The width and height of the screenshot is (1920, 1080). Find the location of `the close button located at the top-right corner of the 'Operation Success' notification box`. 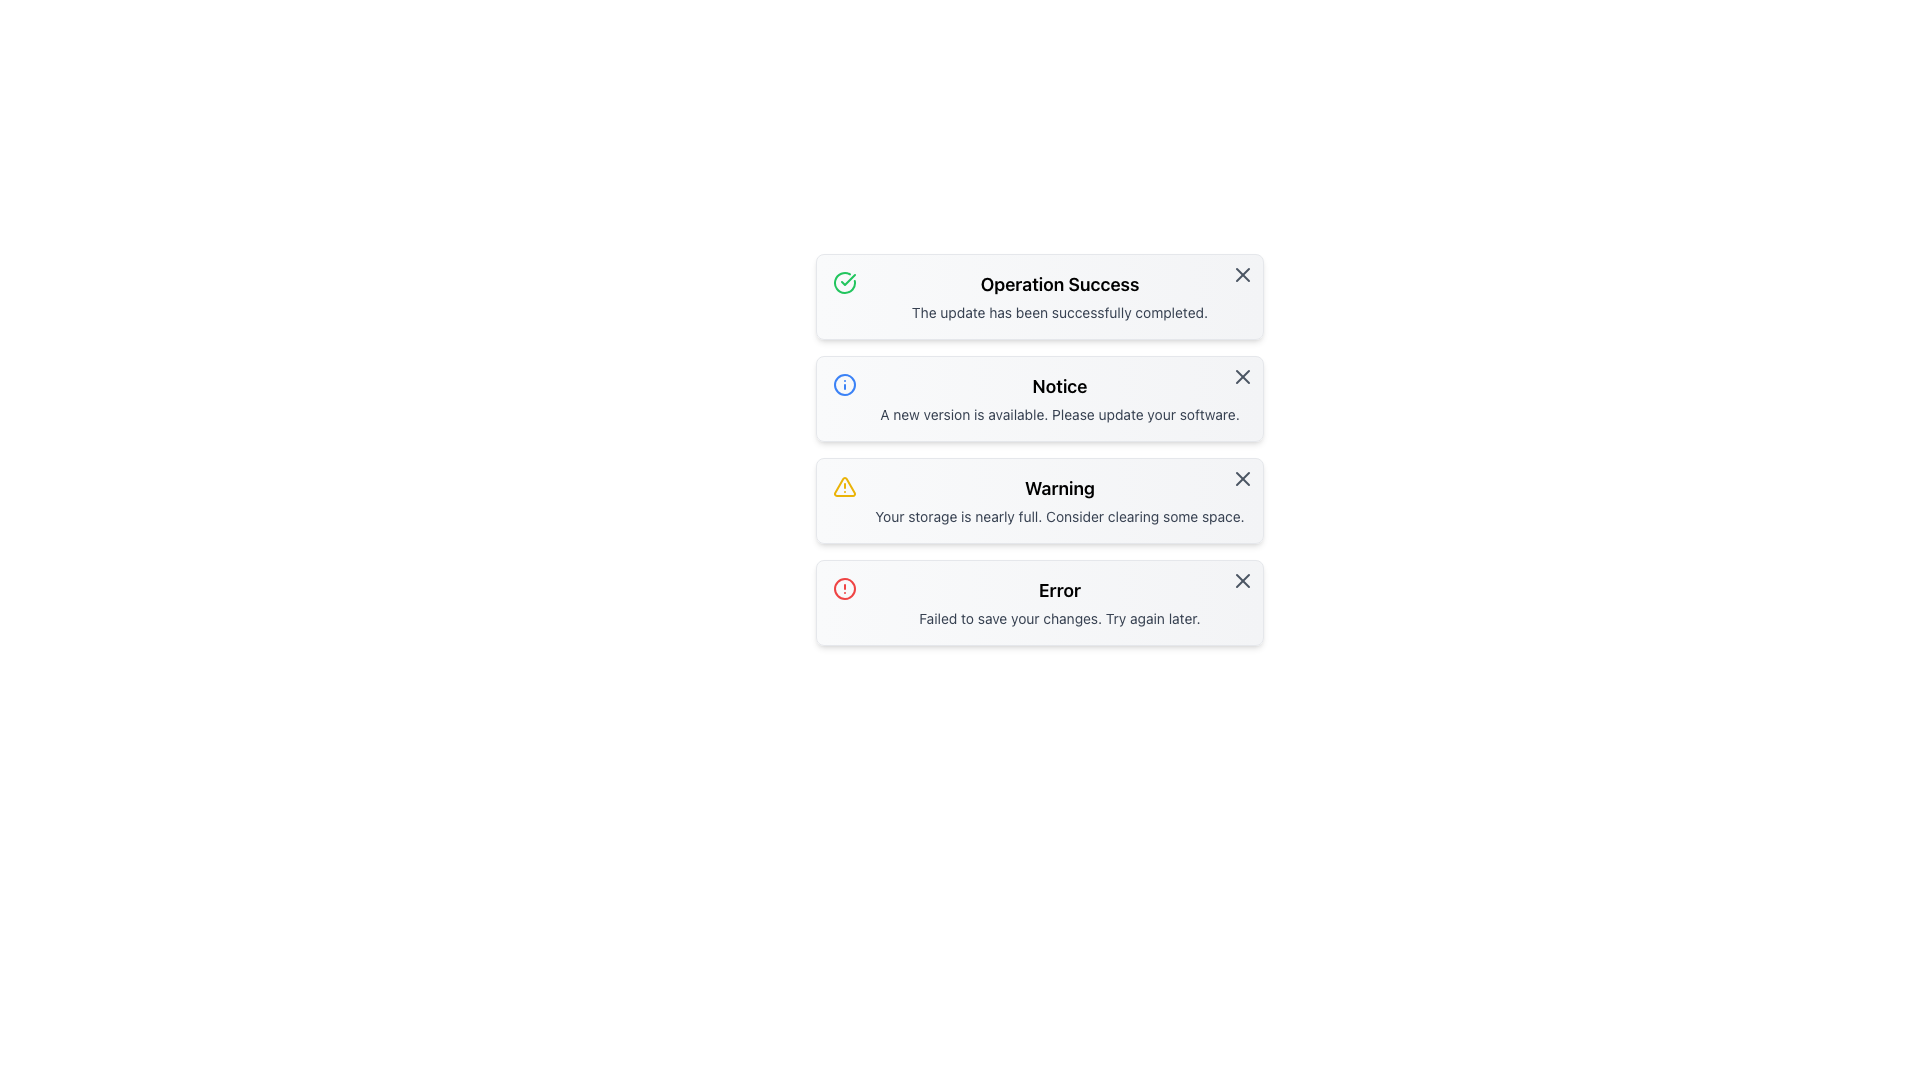

the close button located at the top-right corner of the 'Operation Success' notification box is located at coordinates (1242, 274).